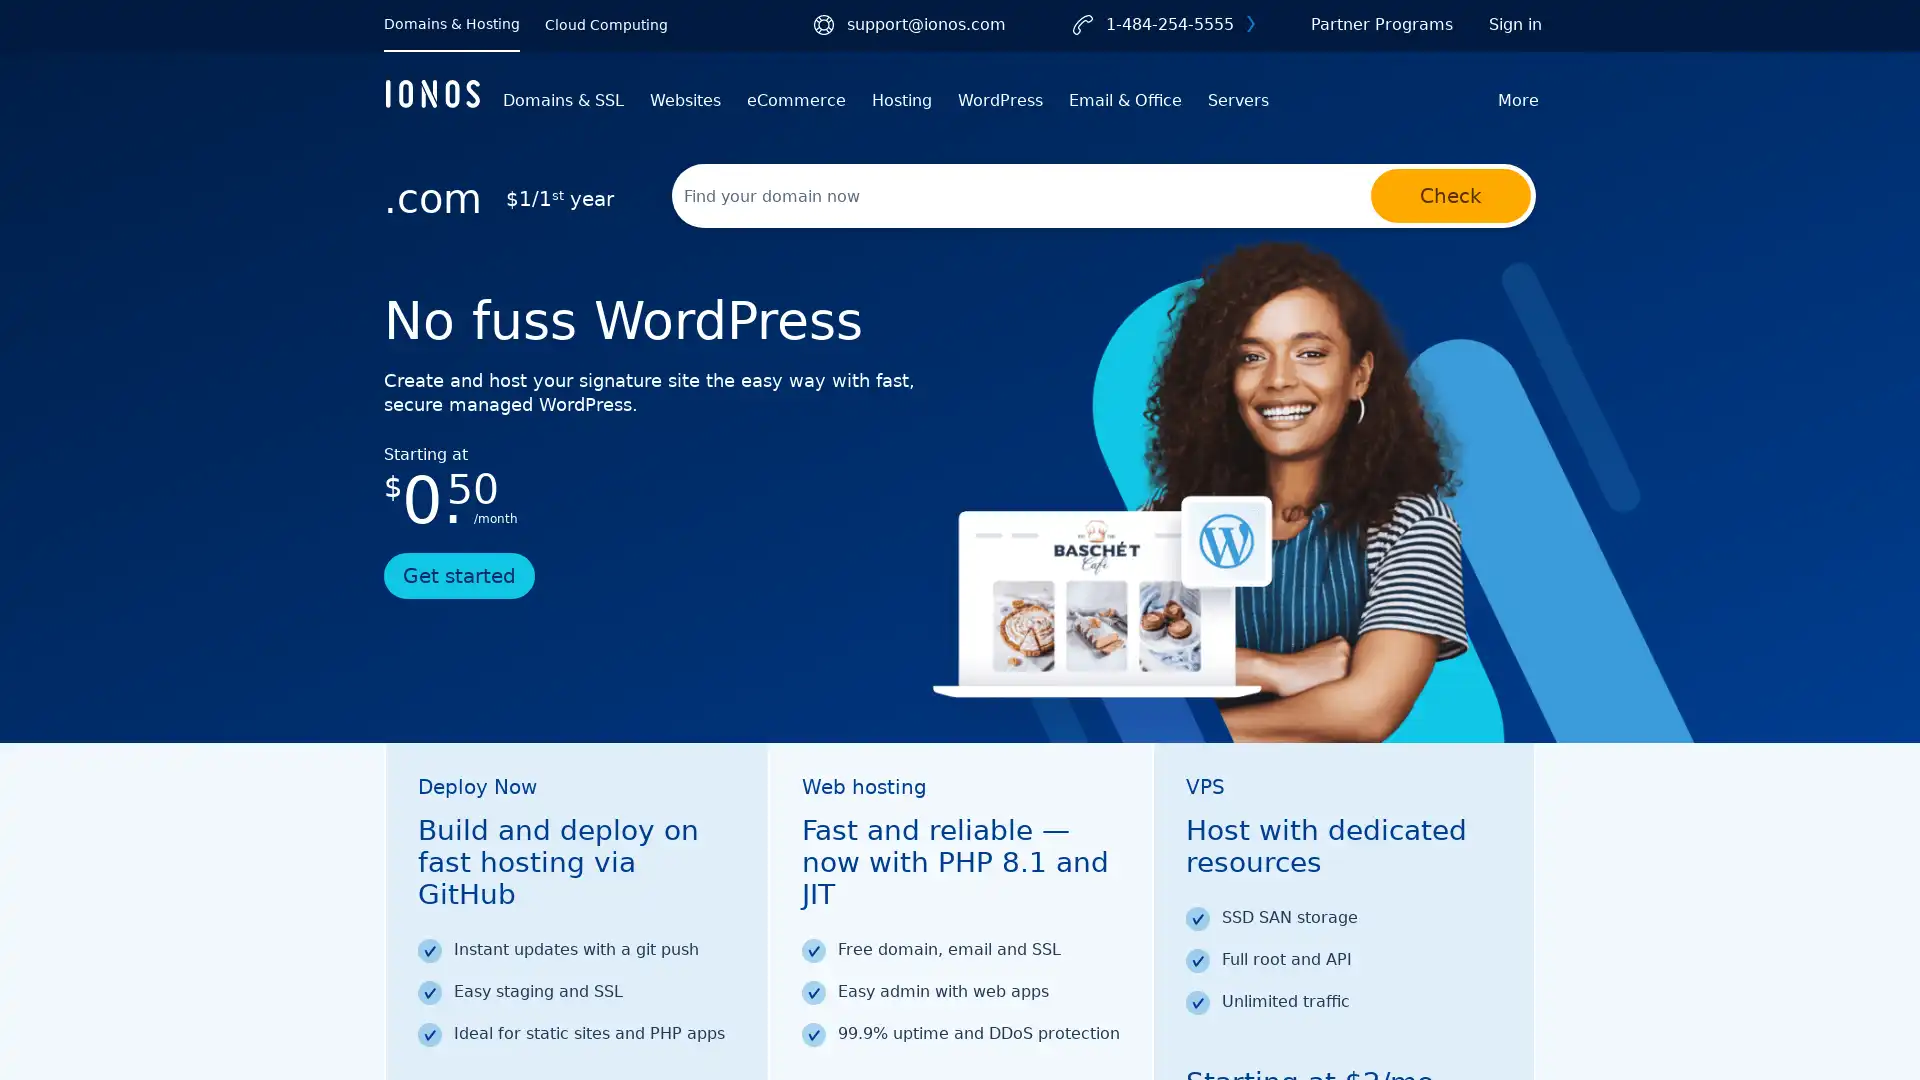  I want to click on WordPress, so click(1000, 100).